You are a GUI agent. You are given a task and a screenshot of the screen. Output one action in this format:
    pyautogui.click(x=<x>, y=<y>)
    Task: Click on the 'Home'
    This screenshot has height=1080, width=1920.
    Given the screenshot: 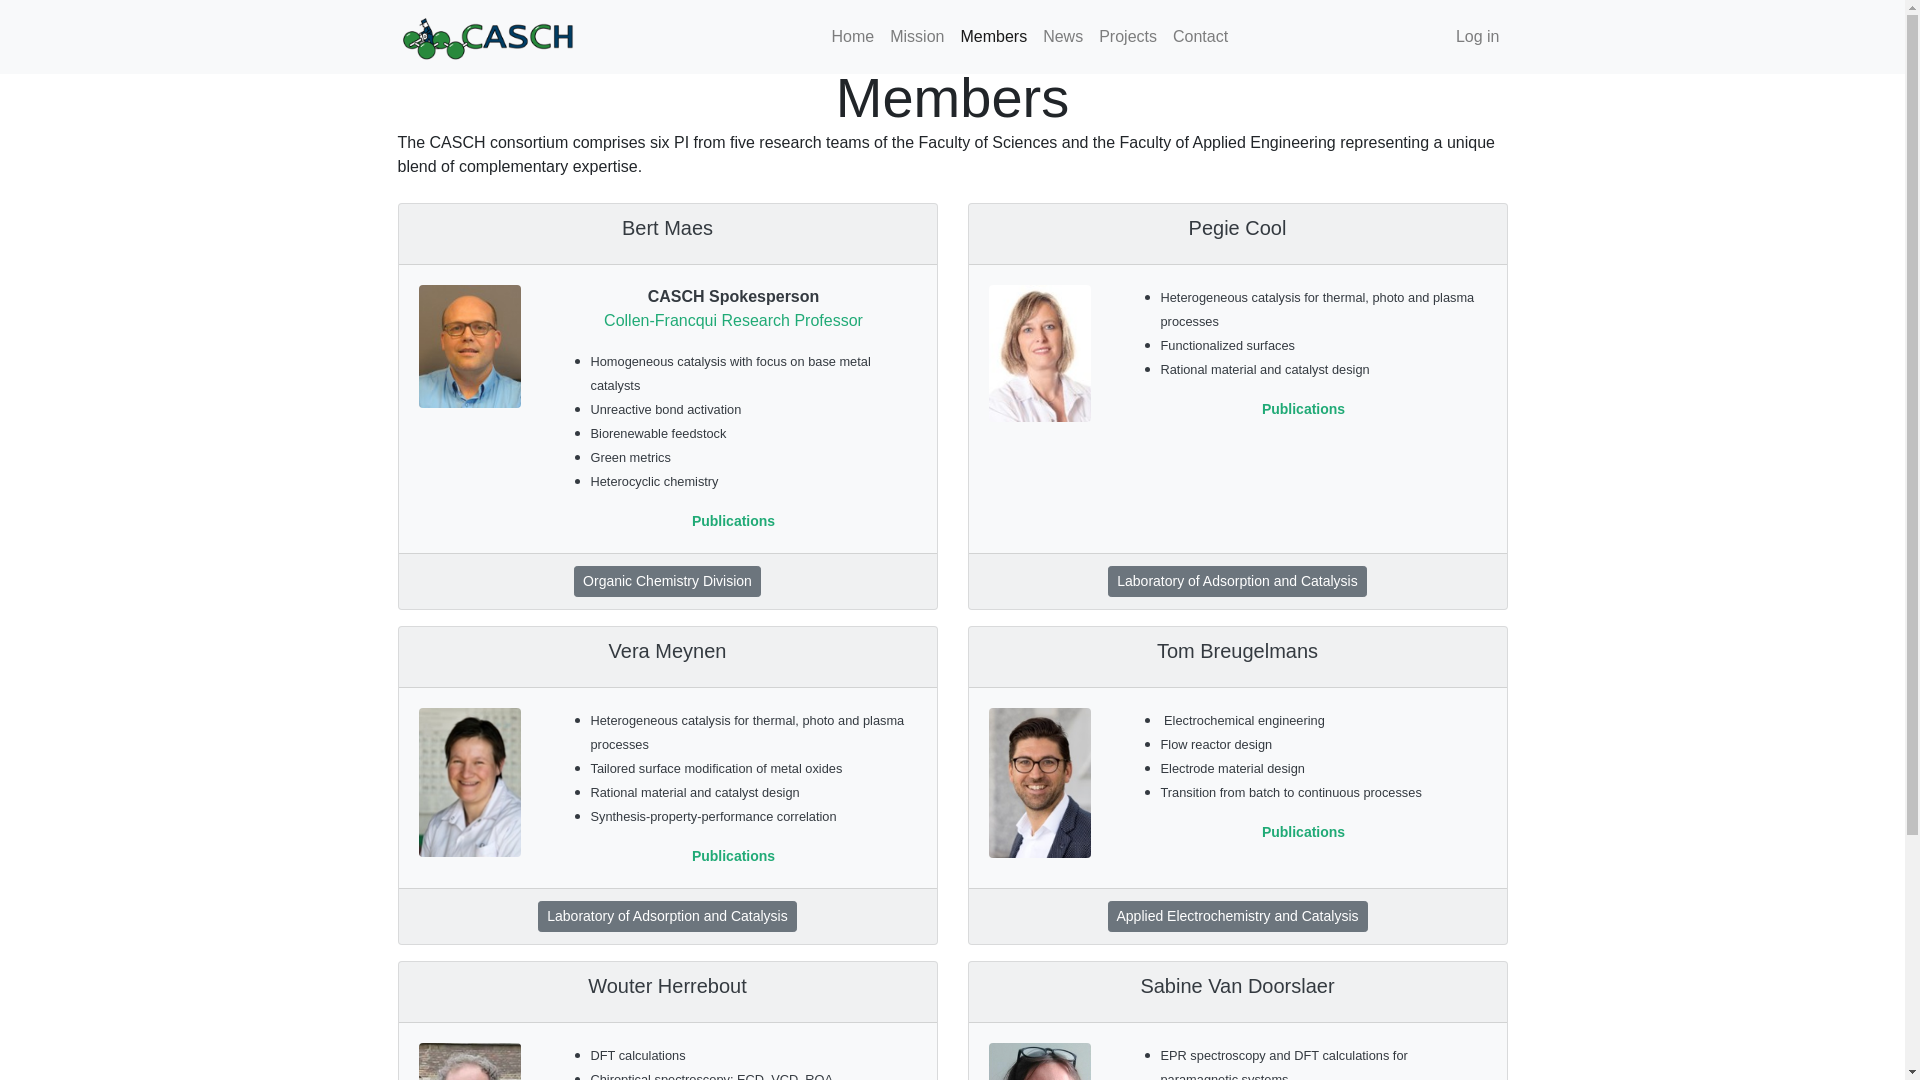 What is the action you would take?
    pyautogui.click(x=853, y=37)
    